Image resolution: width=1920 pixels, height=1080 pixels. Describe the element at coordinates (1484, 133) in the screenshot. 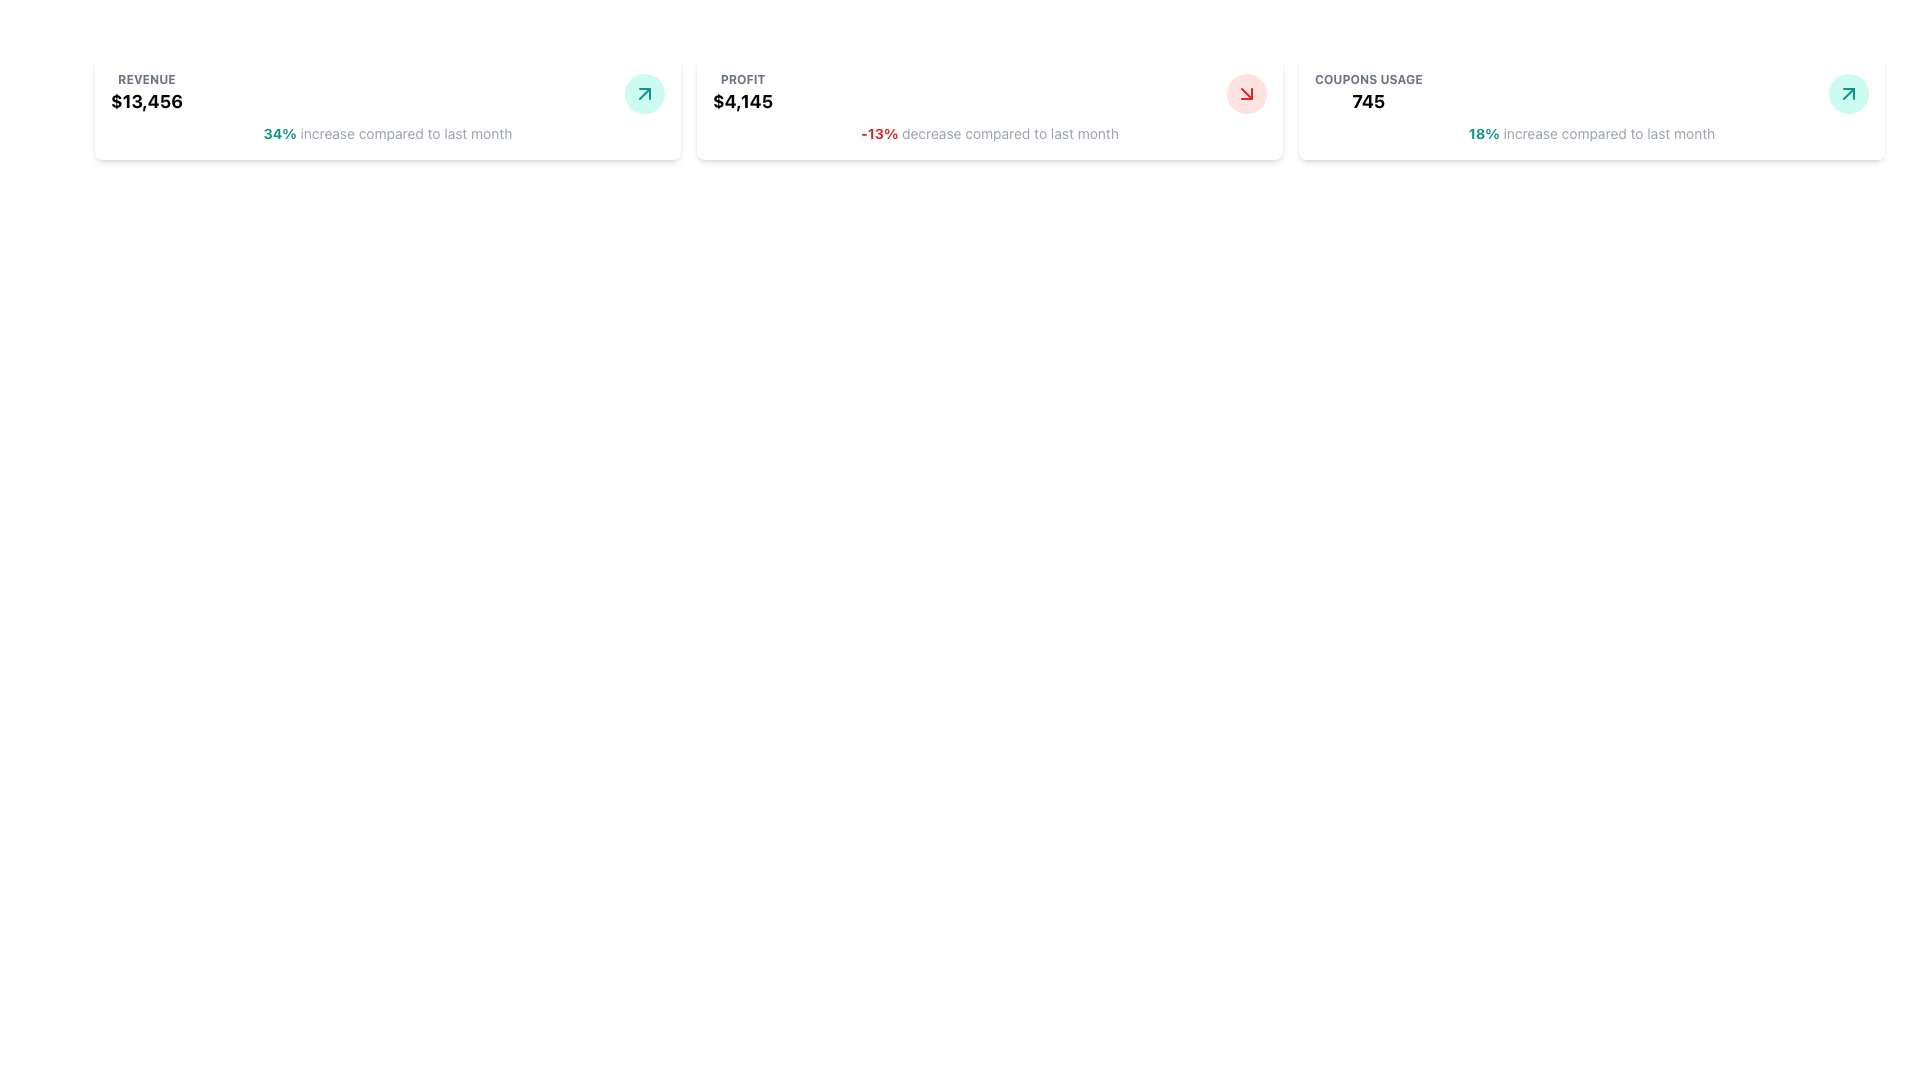

I see `value of the Text Label displaying an 18% increase within the 'Coupons Usage' card, located below the primary numeric information '745'` at that location.